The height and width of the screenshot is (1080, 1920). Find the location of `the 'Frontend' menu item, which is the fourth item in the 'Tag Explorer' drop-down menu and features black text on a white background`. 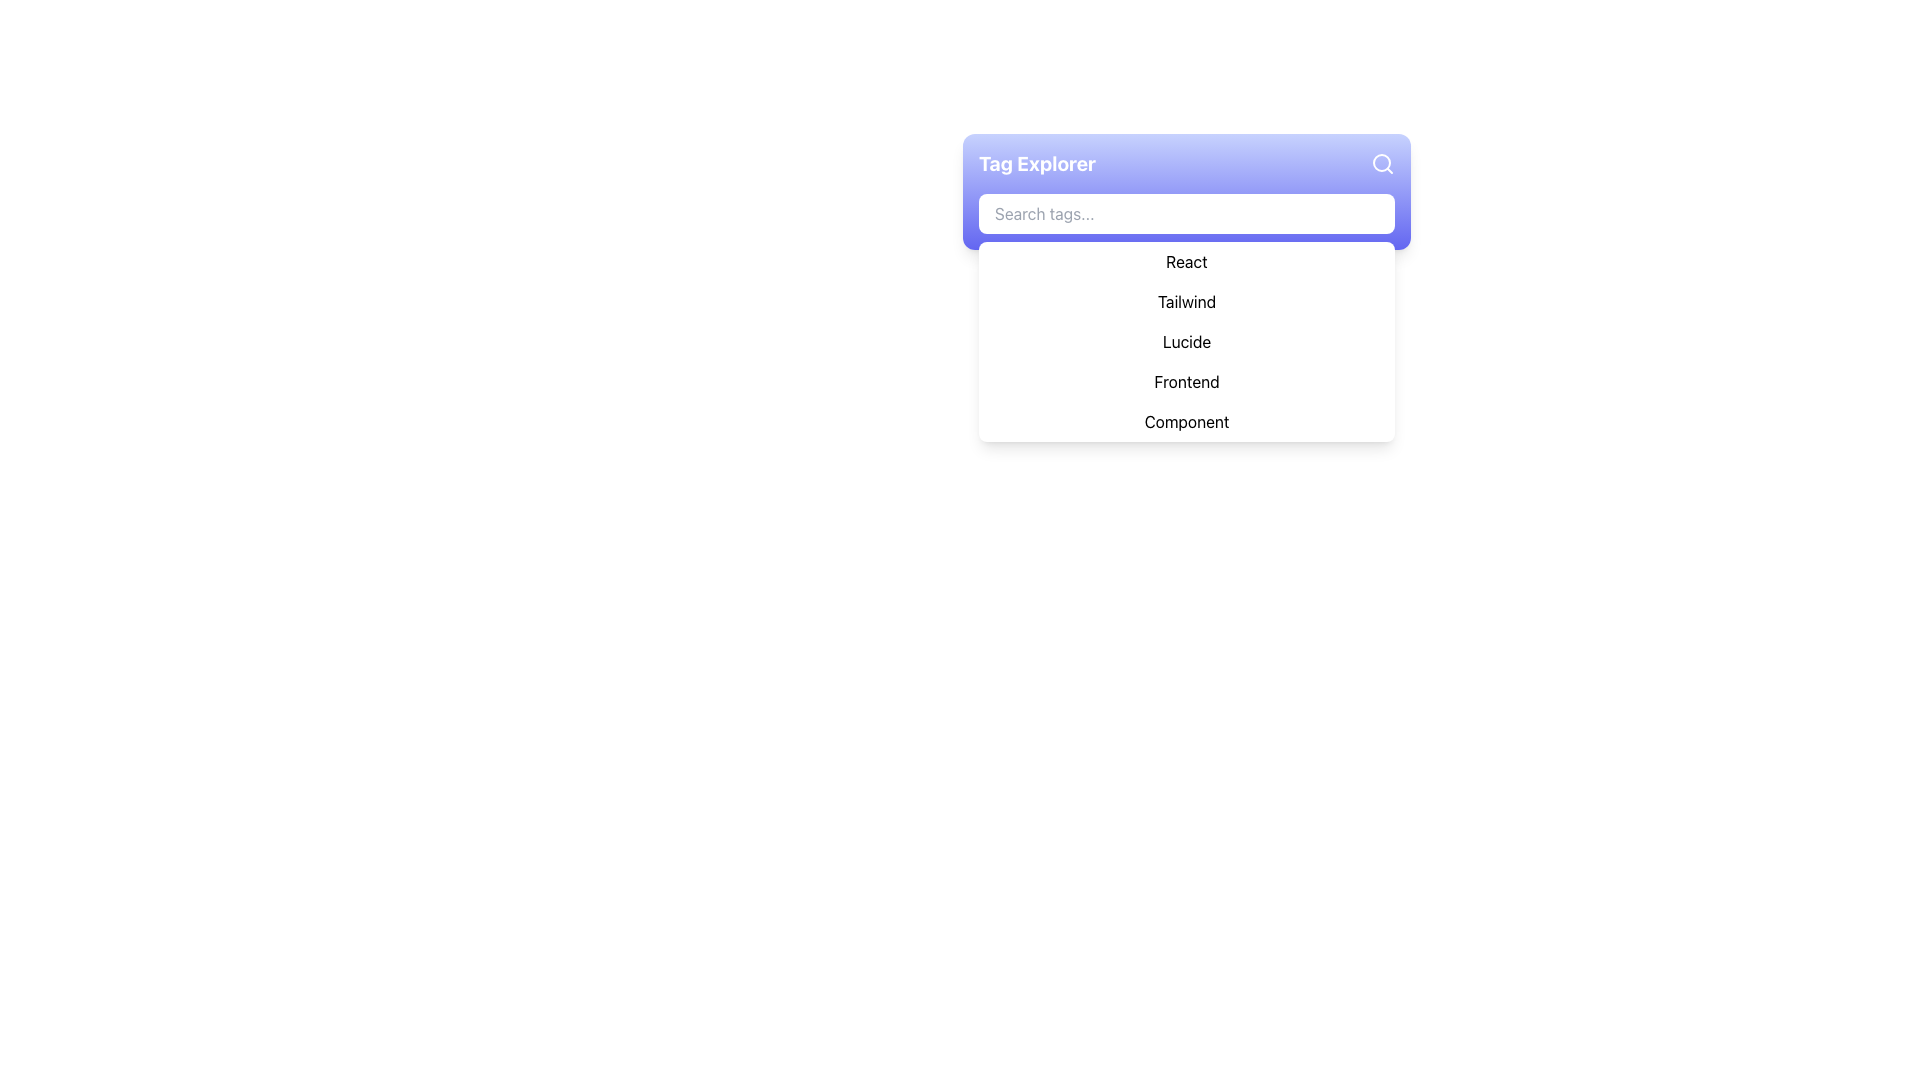

the 'Frontend' menu item, which is the fourth item in the 'Tag Explorer' drop-down menu and features black text on a white background is located at coordinates (1186, 381).